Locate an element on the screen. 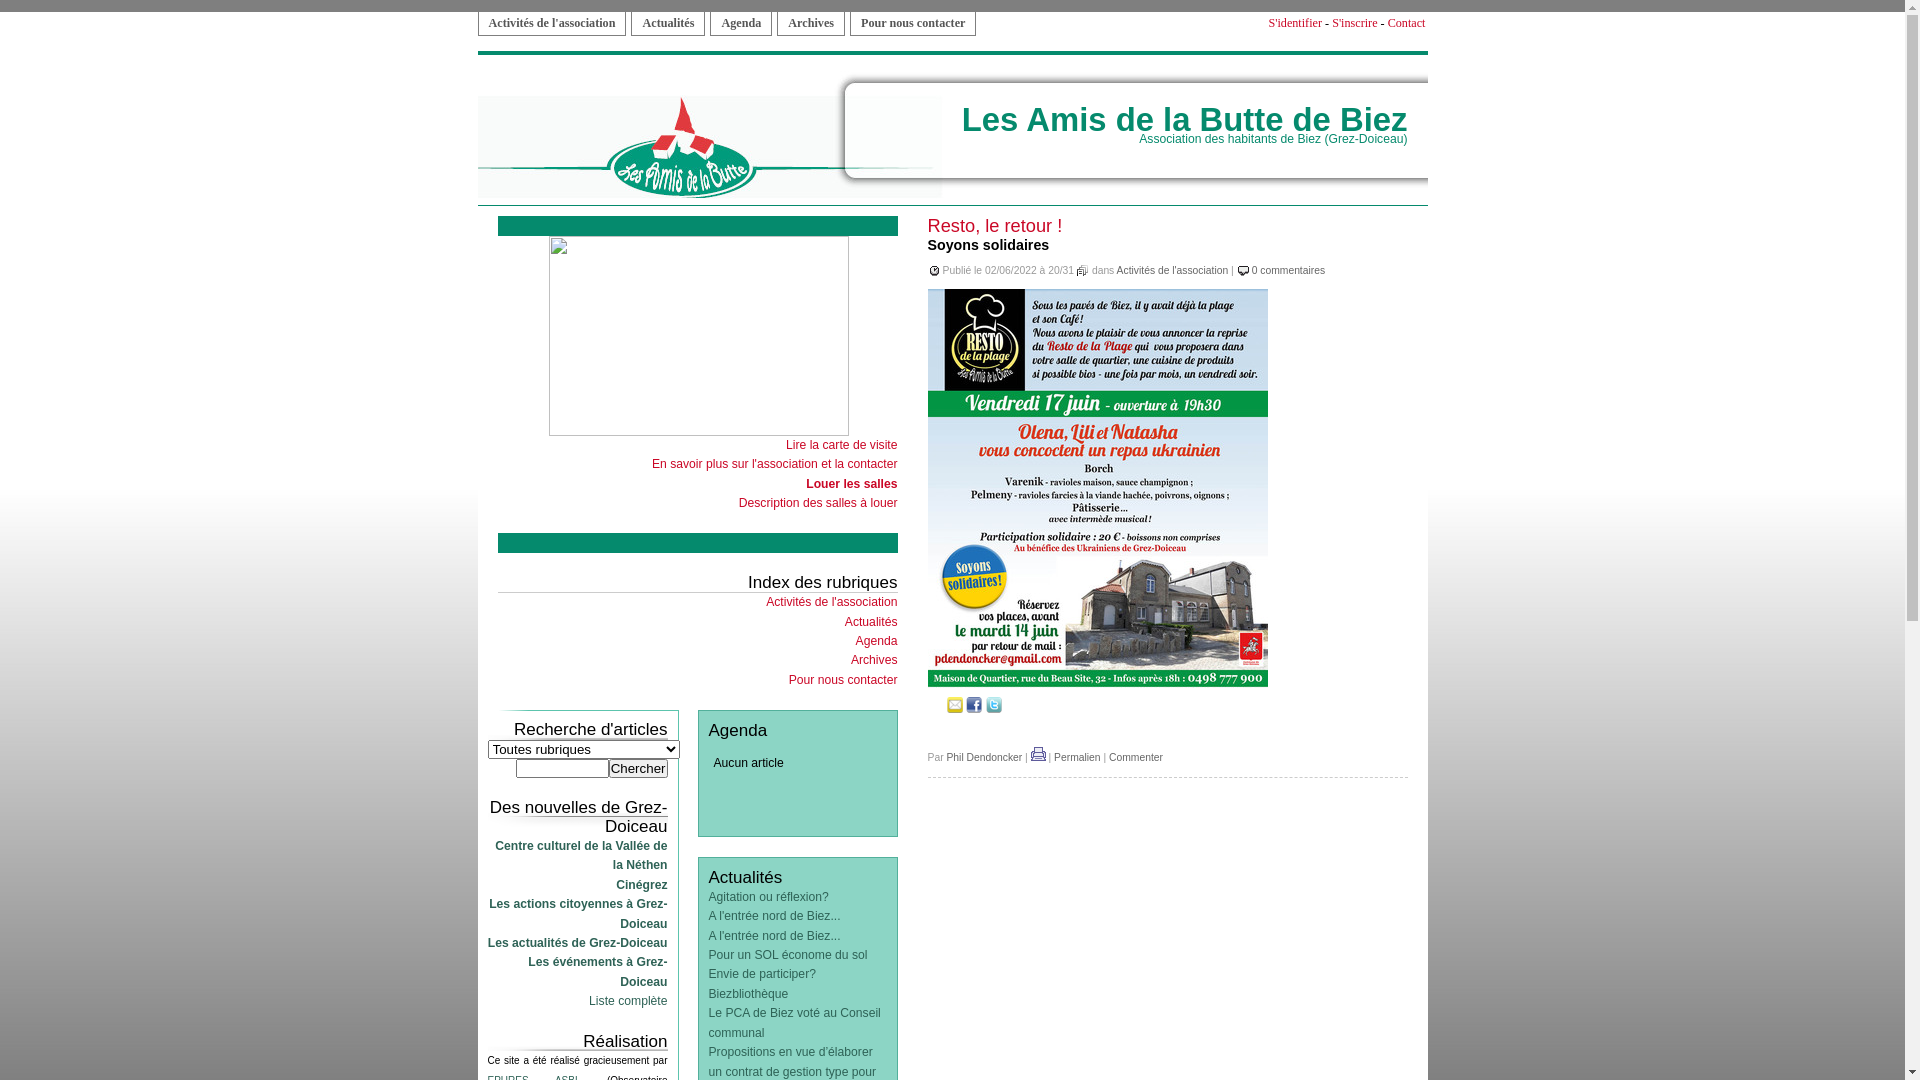  'Lire la carte de visite' is located at coordinates (785, 443).